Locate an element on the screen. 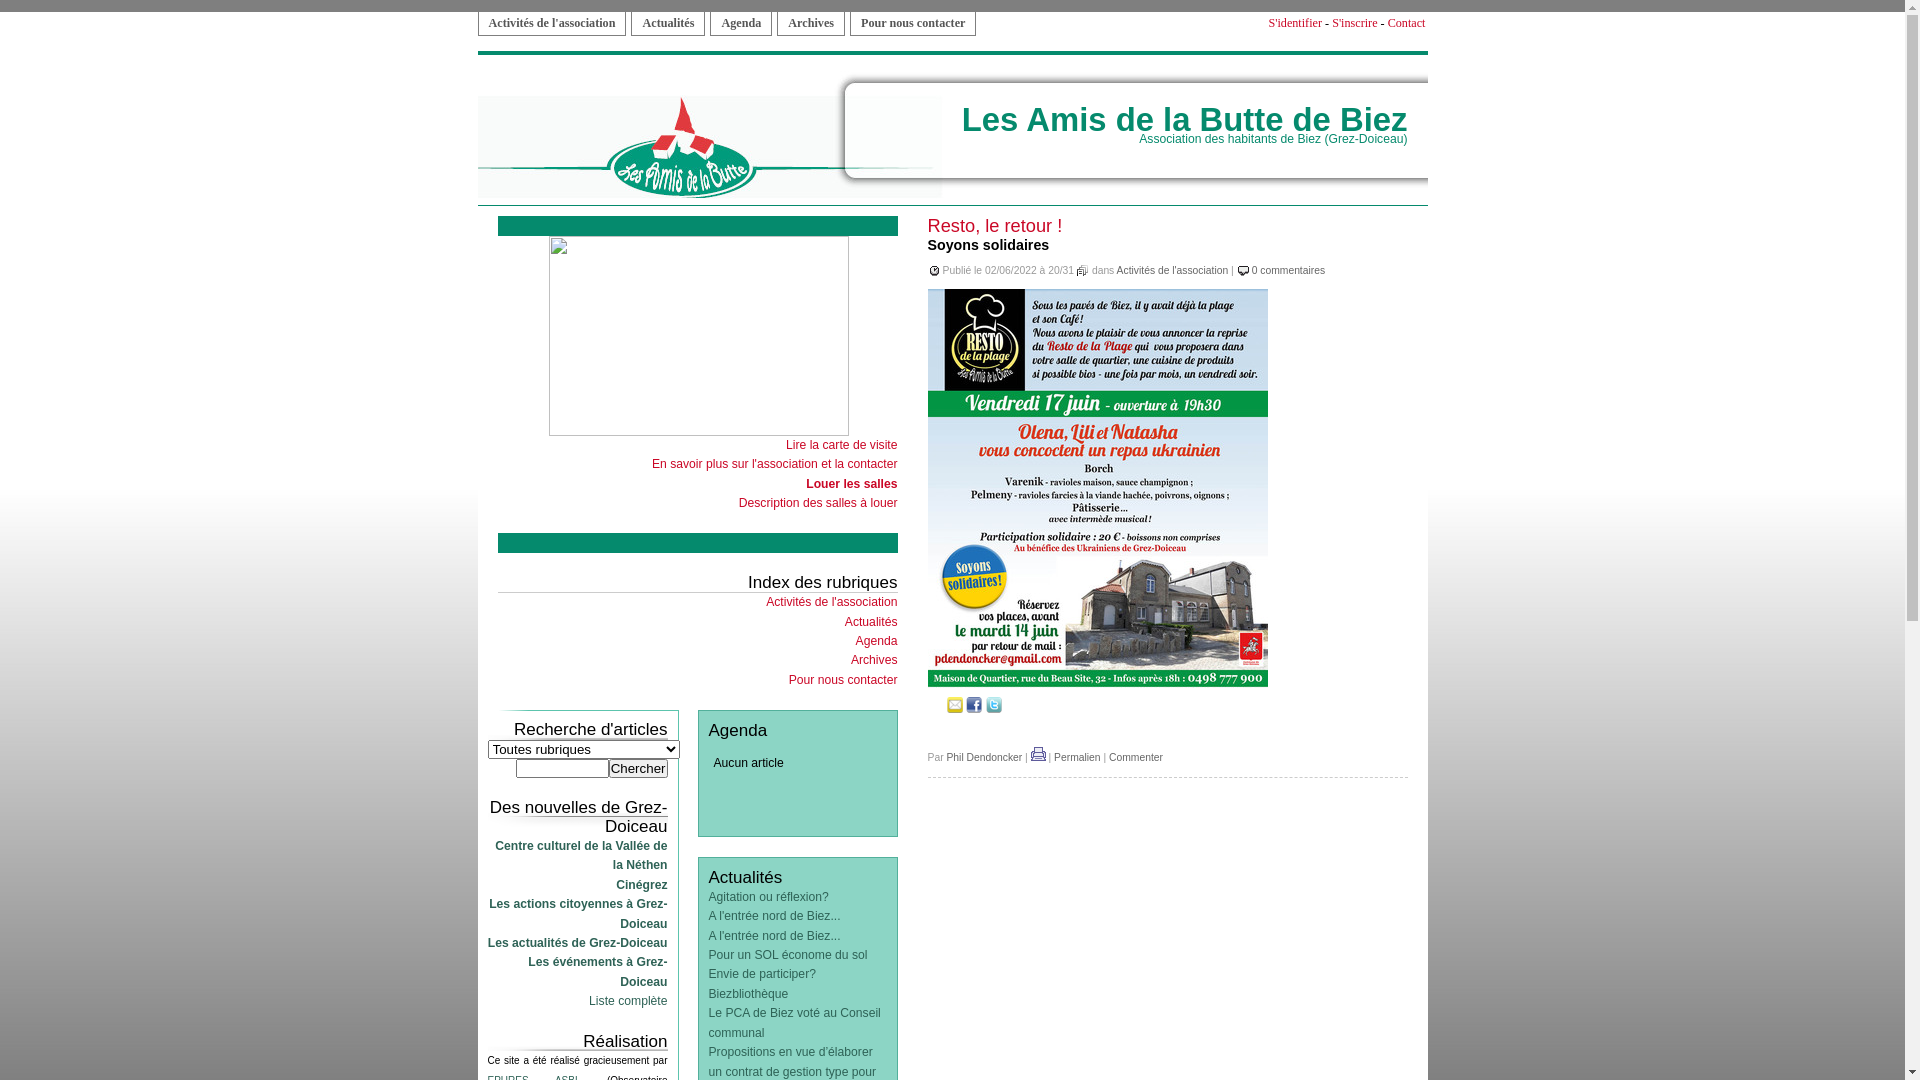  'Lire la carte de visite' is located at coordinates (785, 443).